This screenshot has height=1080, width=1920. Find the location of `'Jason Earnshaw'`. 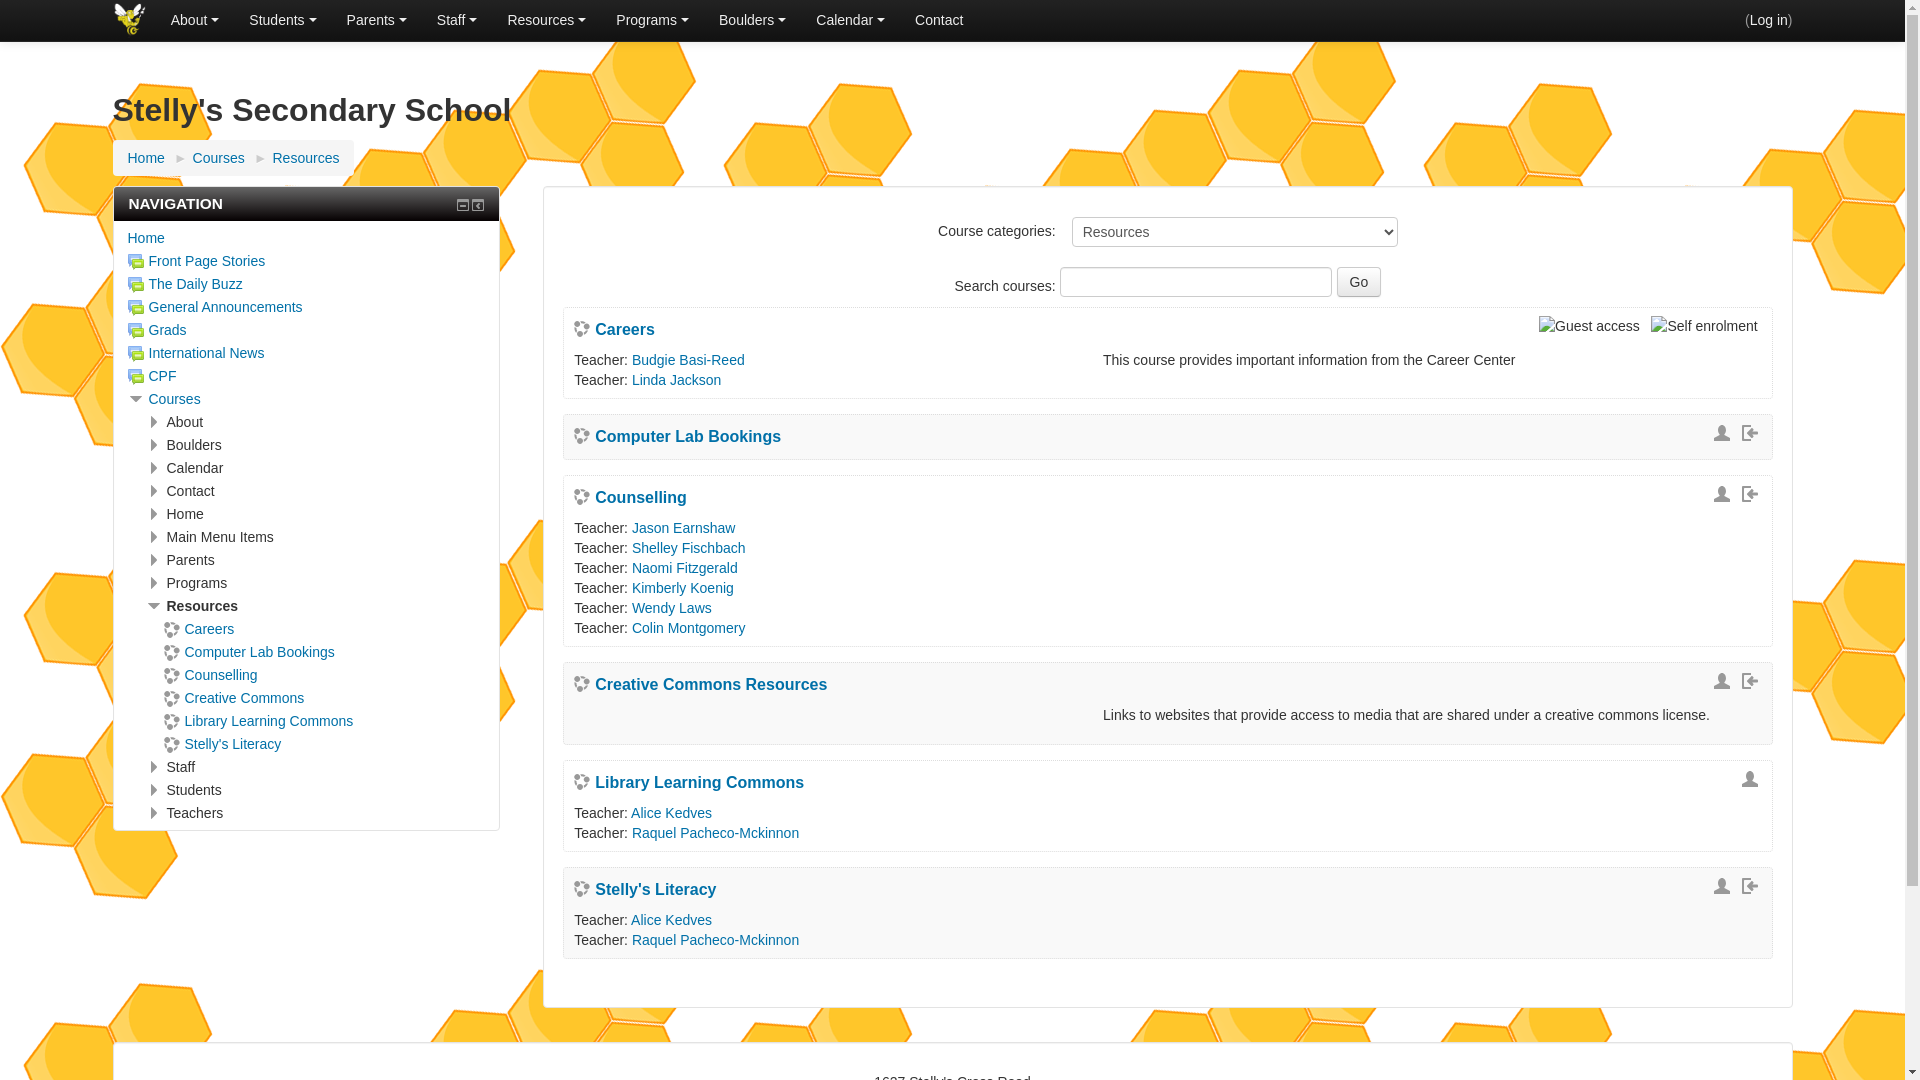

'Jason Earnshaw' is located at coordinates (684, 527).